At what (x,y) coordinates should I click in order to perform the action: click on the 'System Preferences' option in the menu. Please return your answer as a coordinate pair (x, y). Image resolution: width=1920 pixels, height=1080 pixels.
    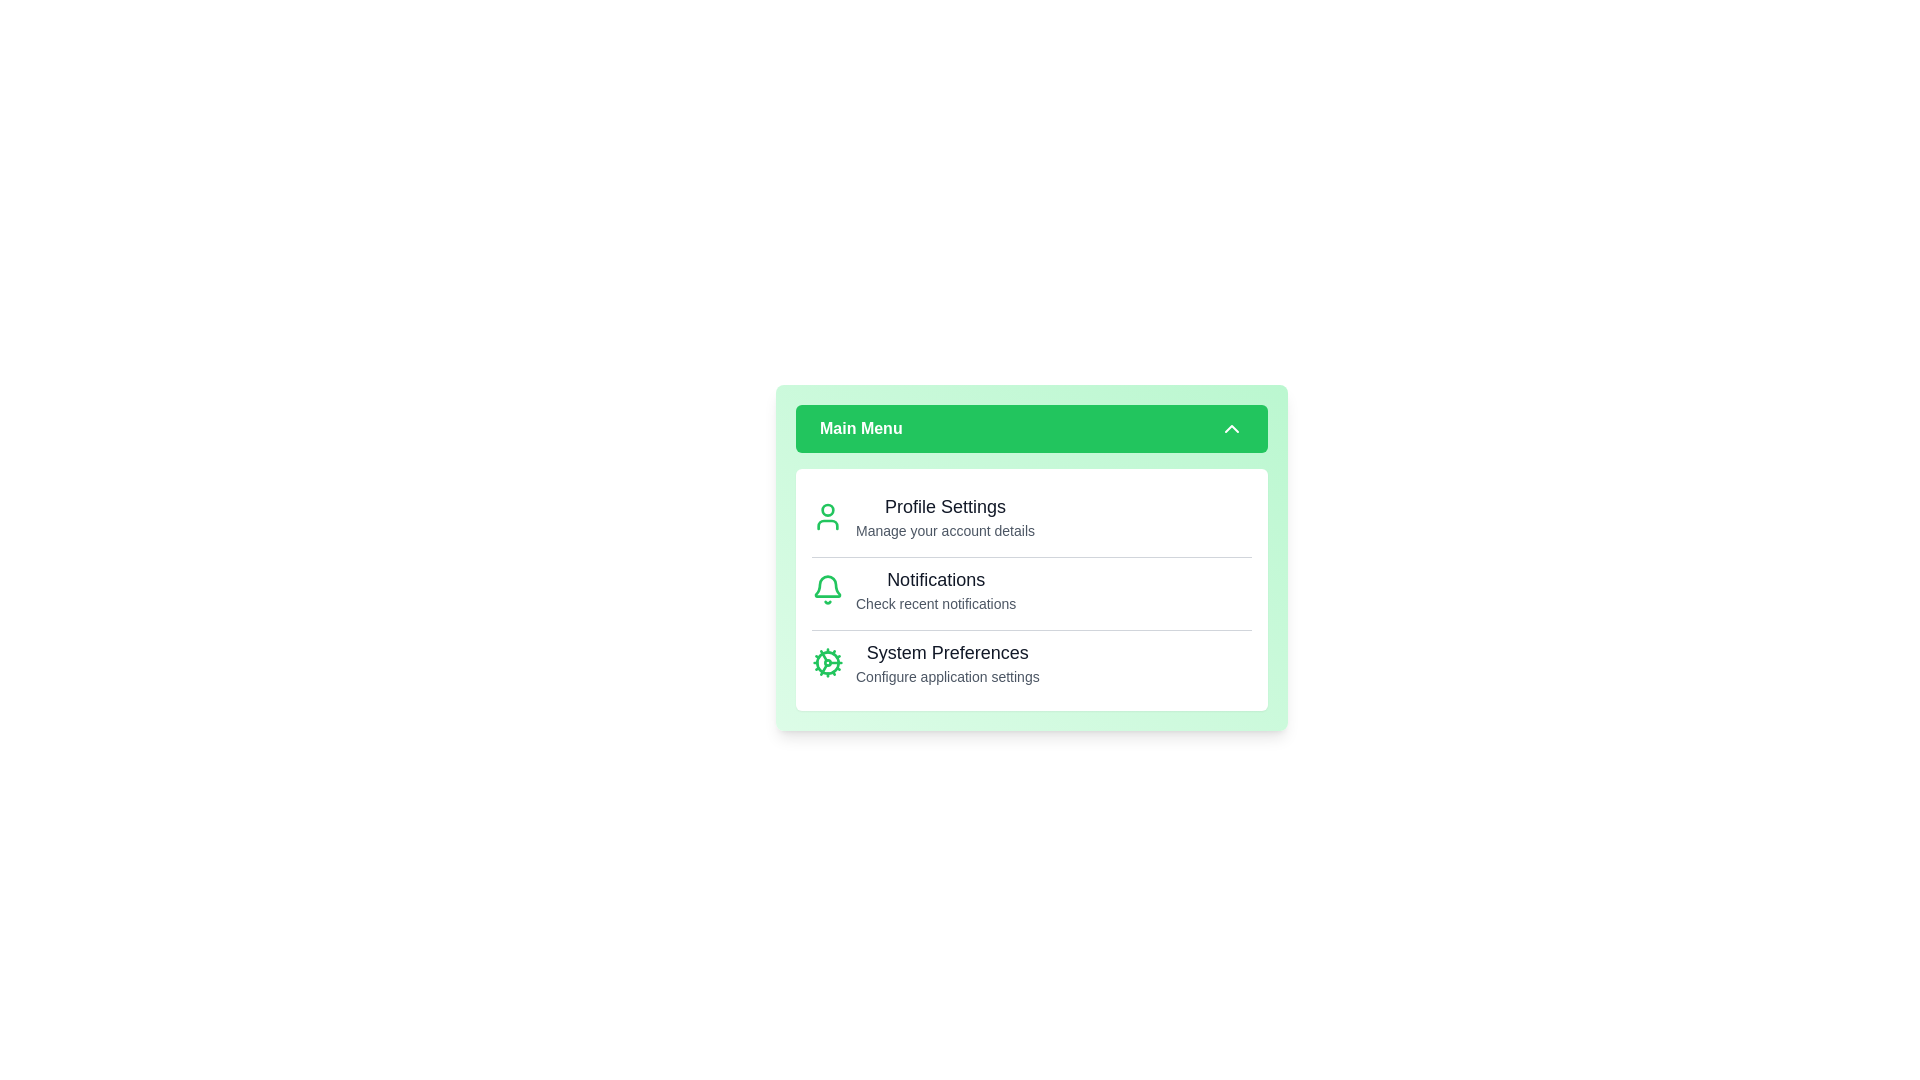
    Looking at the image, I should click on (946, 663).